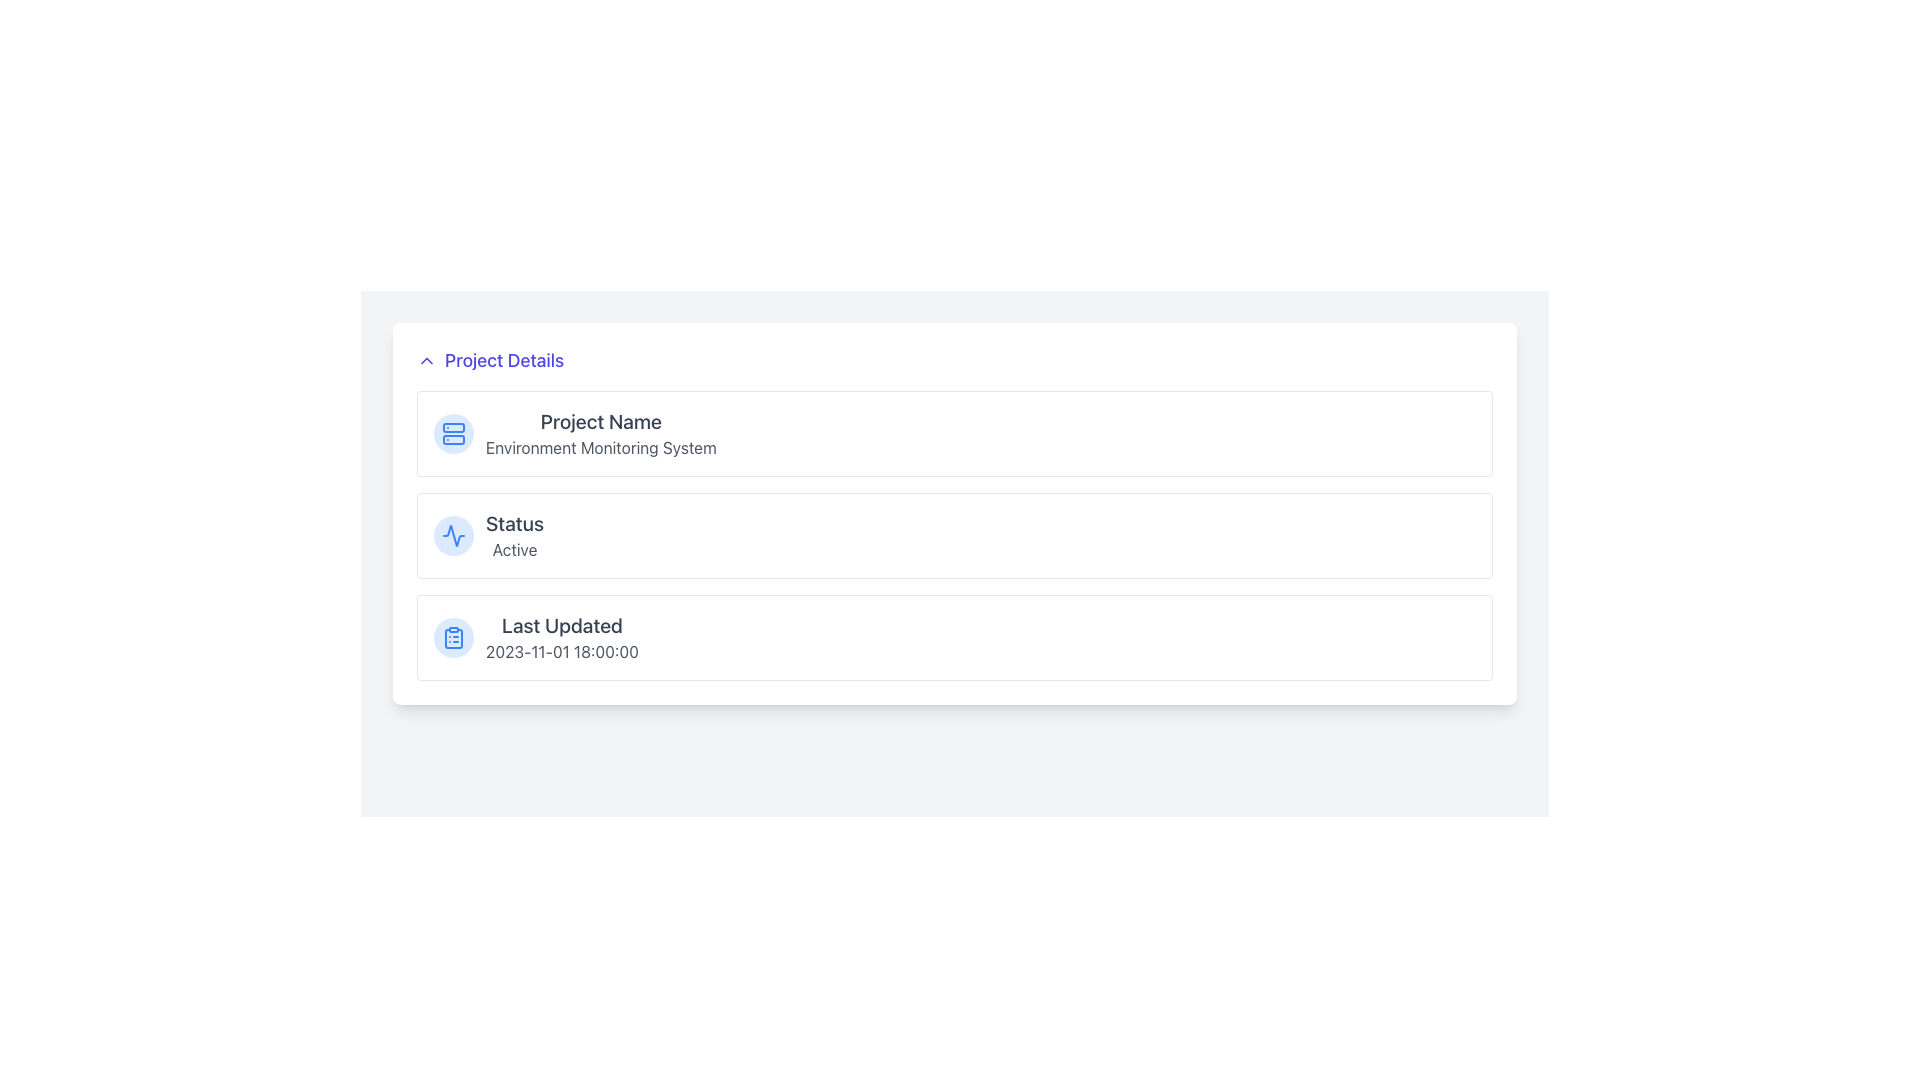  I want to click on 'Status' text label that shows 'Active' in the second card under the 'Project Details' section, so click(514, 535).